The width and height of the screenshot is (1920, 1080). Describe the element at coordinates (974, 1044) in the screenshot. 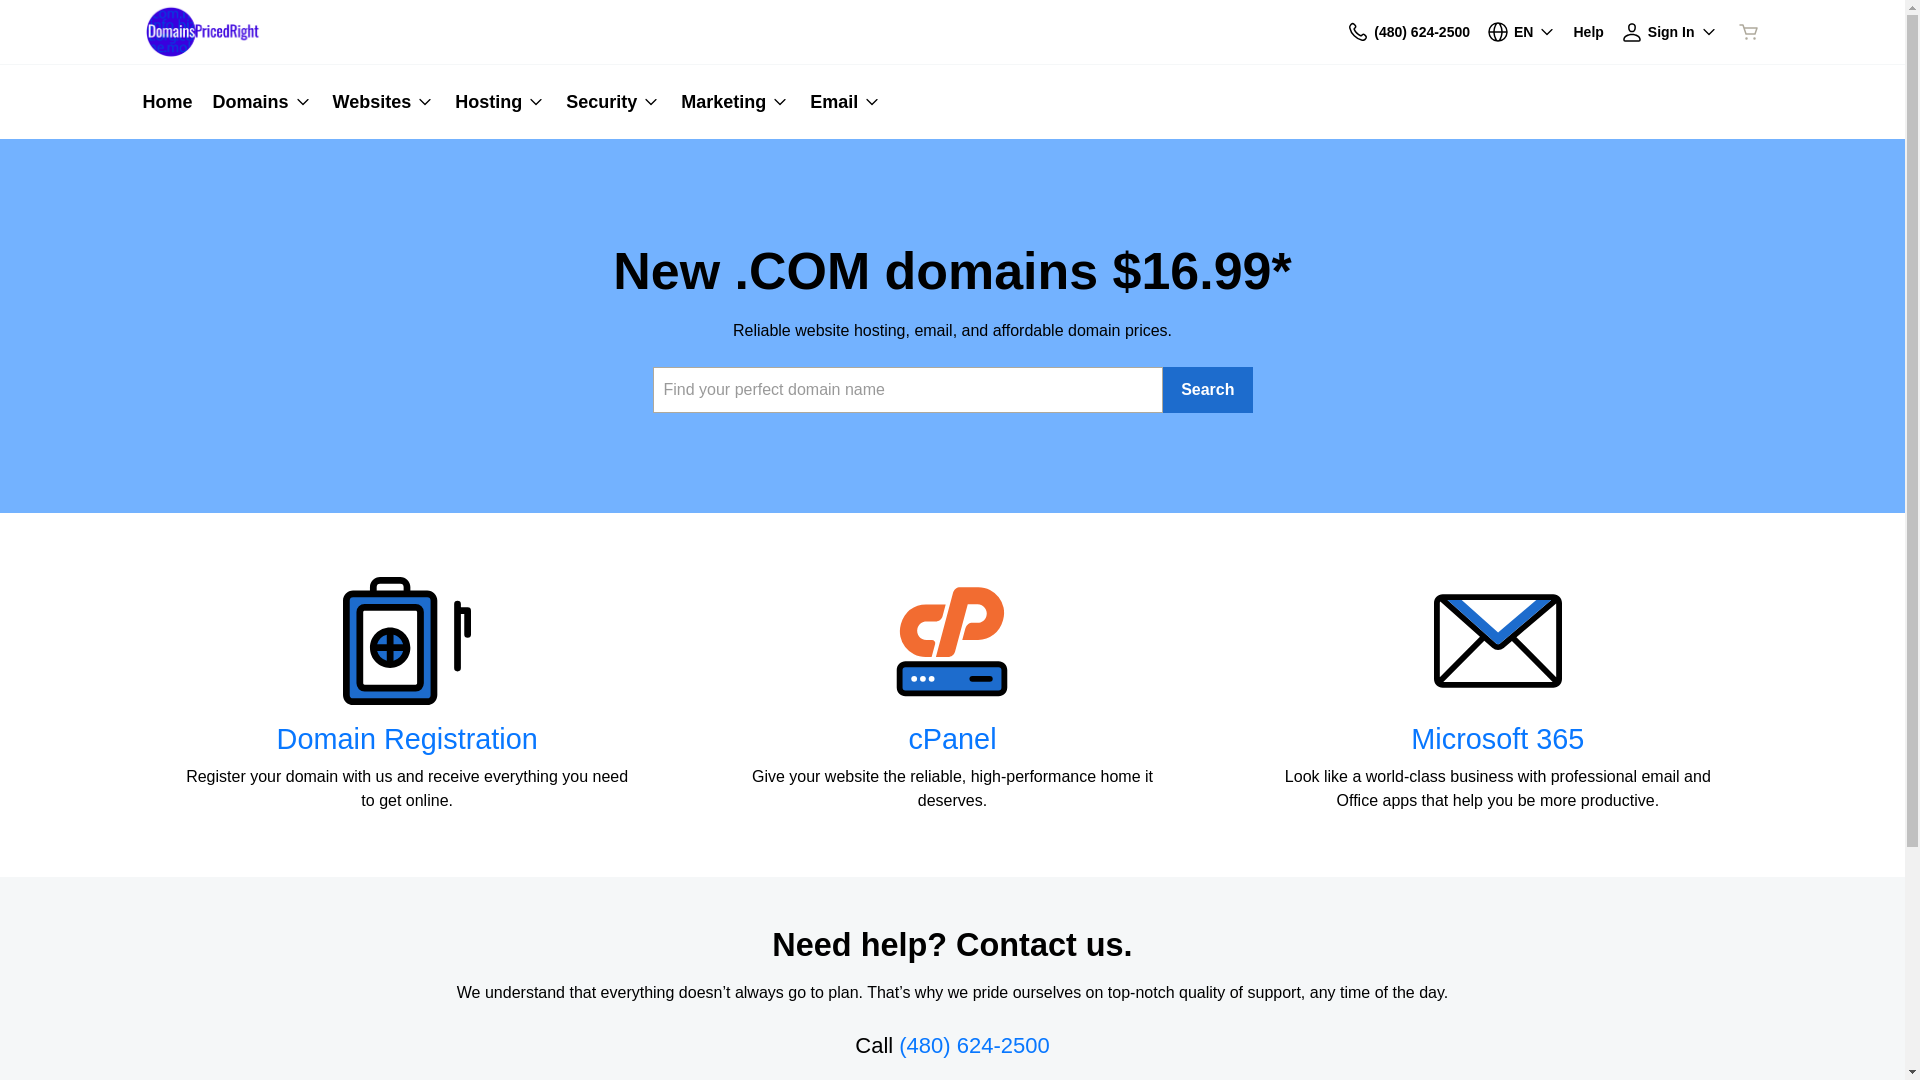

I see `'(480) 624-2500'` at that location.